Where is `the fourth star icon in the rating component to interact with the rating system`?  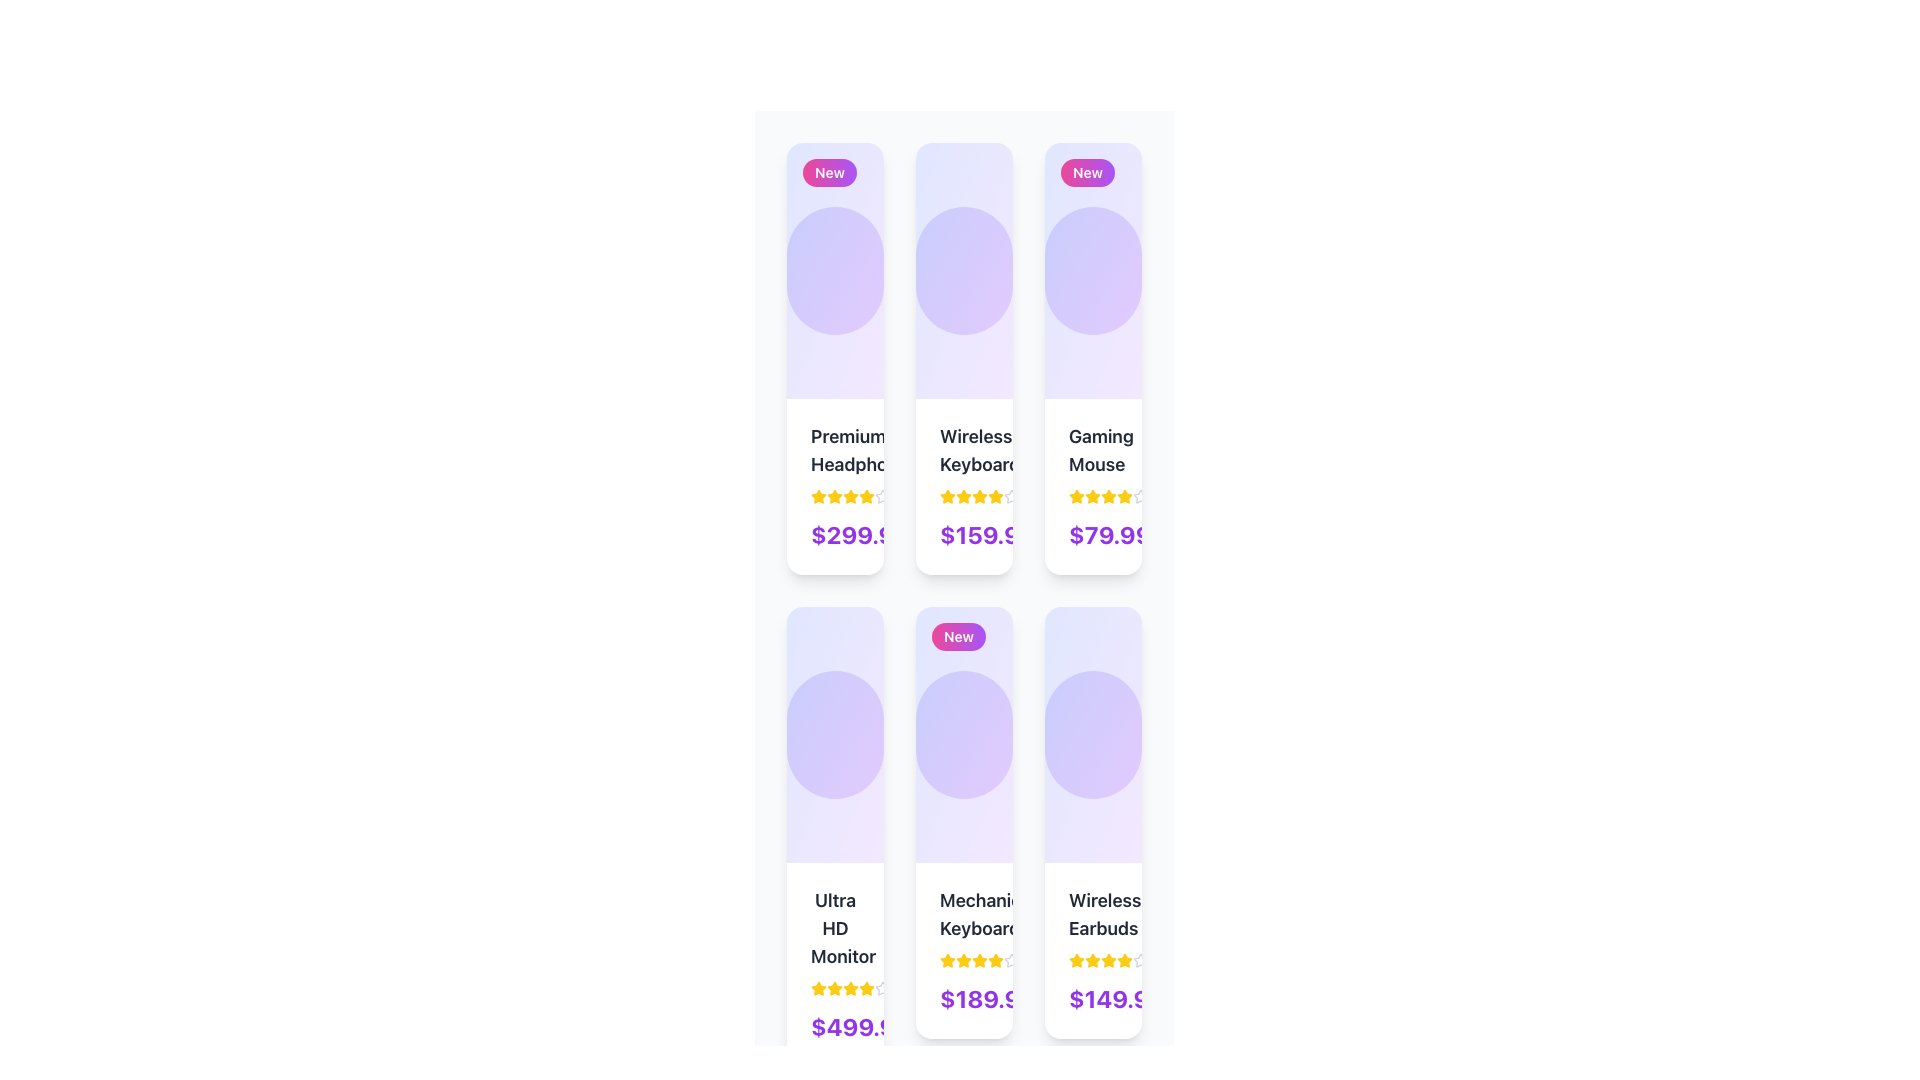 the fourth star icon in the rating component to interact with the rating system is located at coordinates (850, 496).